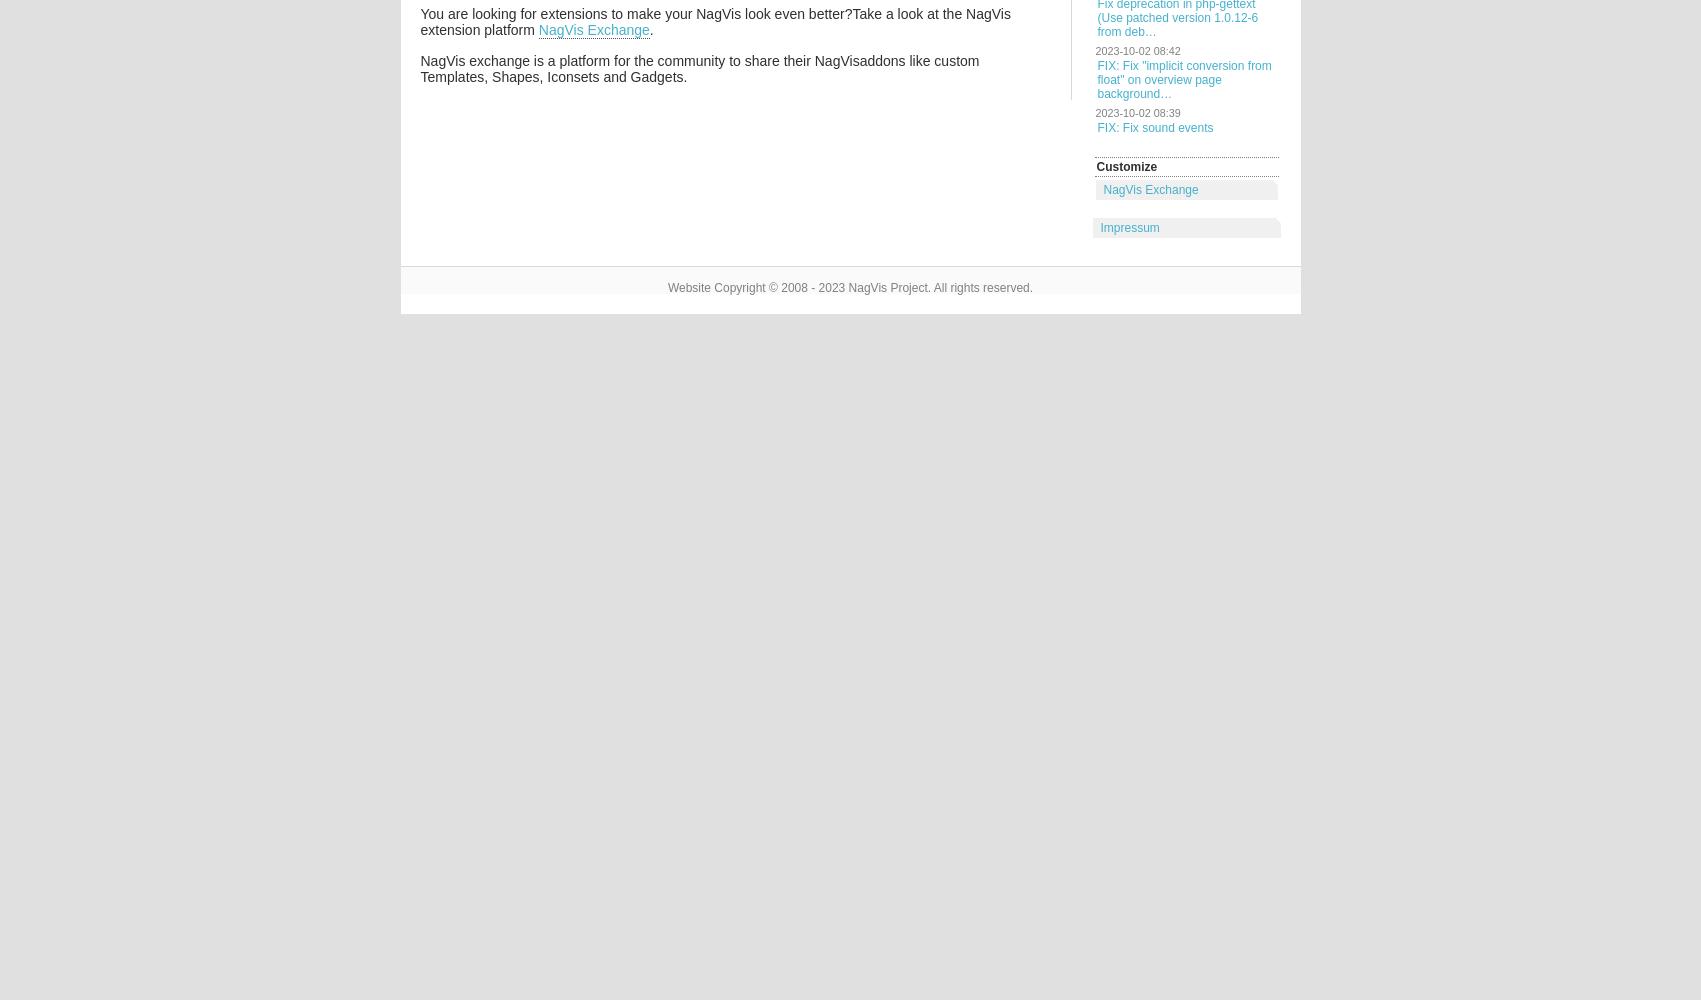 The image size is (1701, 1000). Describe the element at coordinates (713, 22) in the screenshot. I see `'You are looking for extensions to make your NagVis look even better?Take a look at the NagVis extension platform'` at that location.